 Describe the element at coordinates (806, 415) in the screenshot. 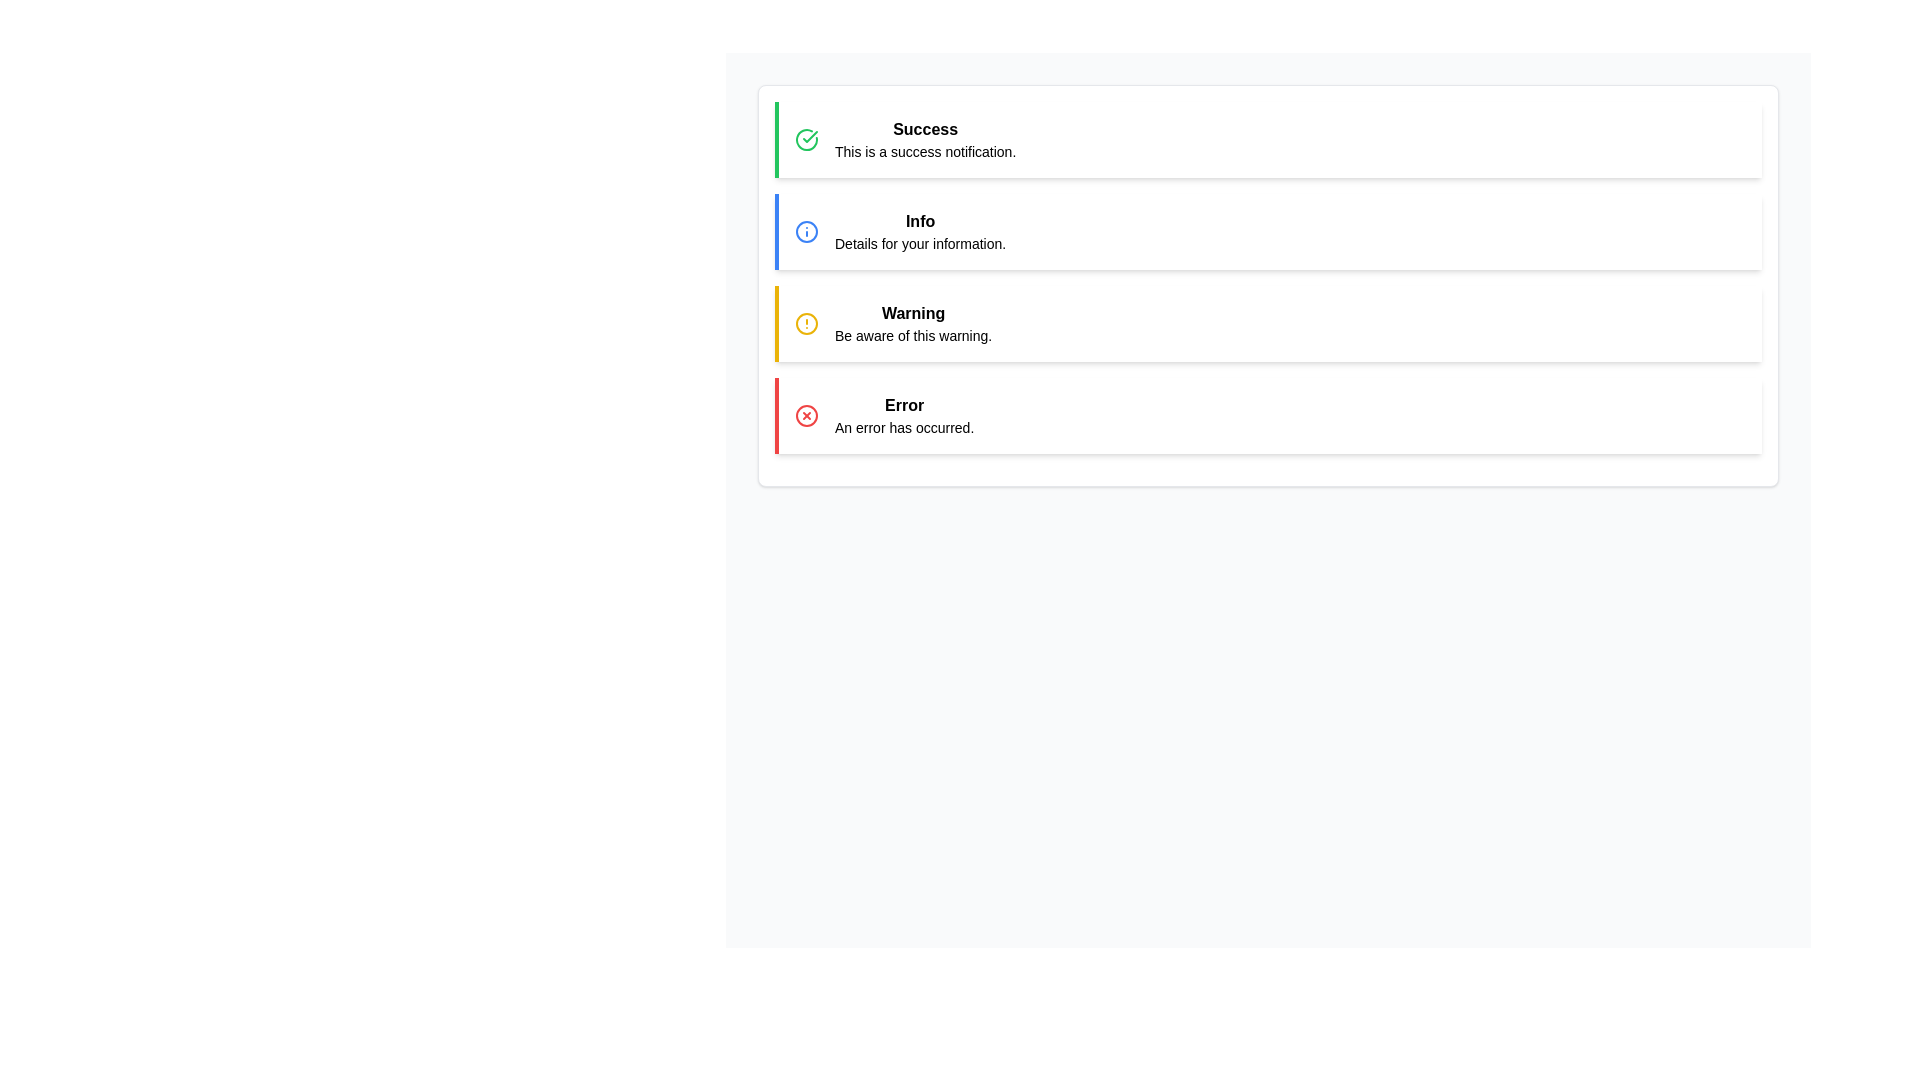

I see `the rounded red error icon with a bold 'X' at the leftmost side of the error notification card, which indicates an error state` at that location.